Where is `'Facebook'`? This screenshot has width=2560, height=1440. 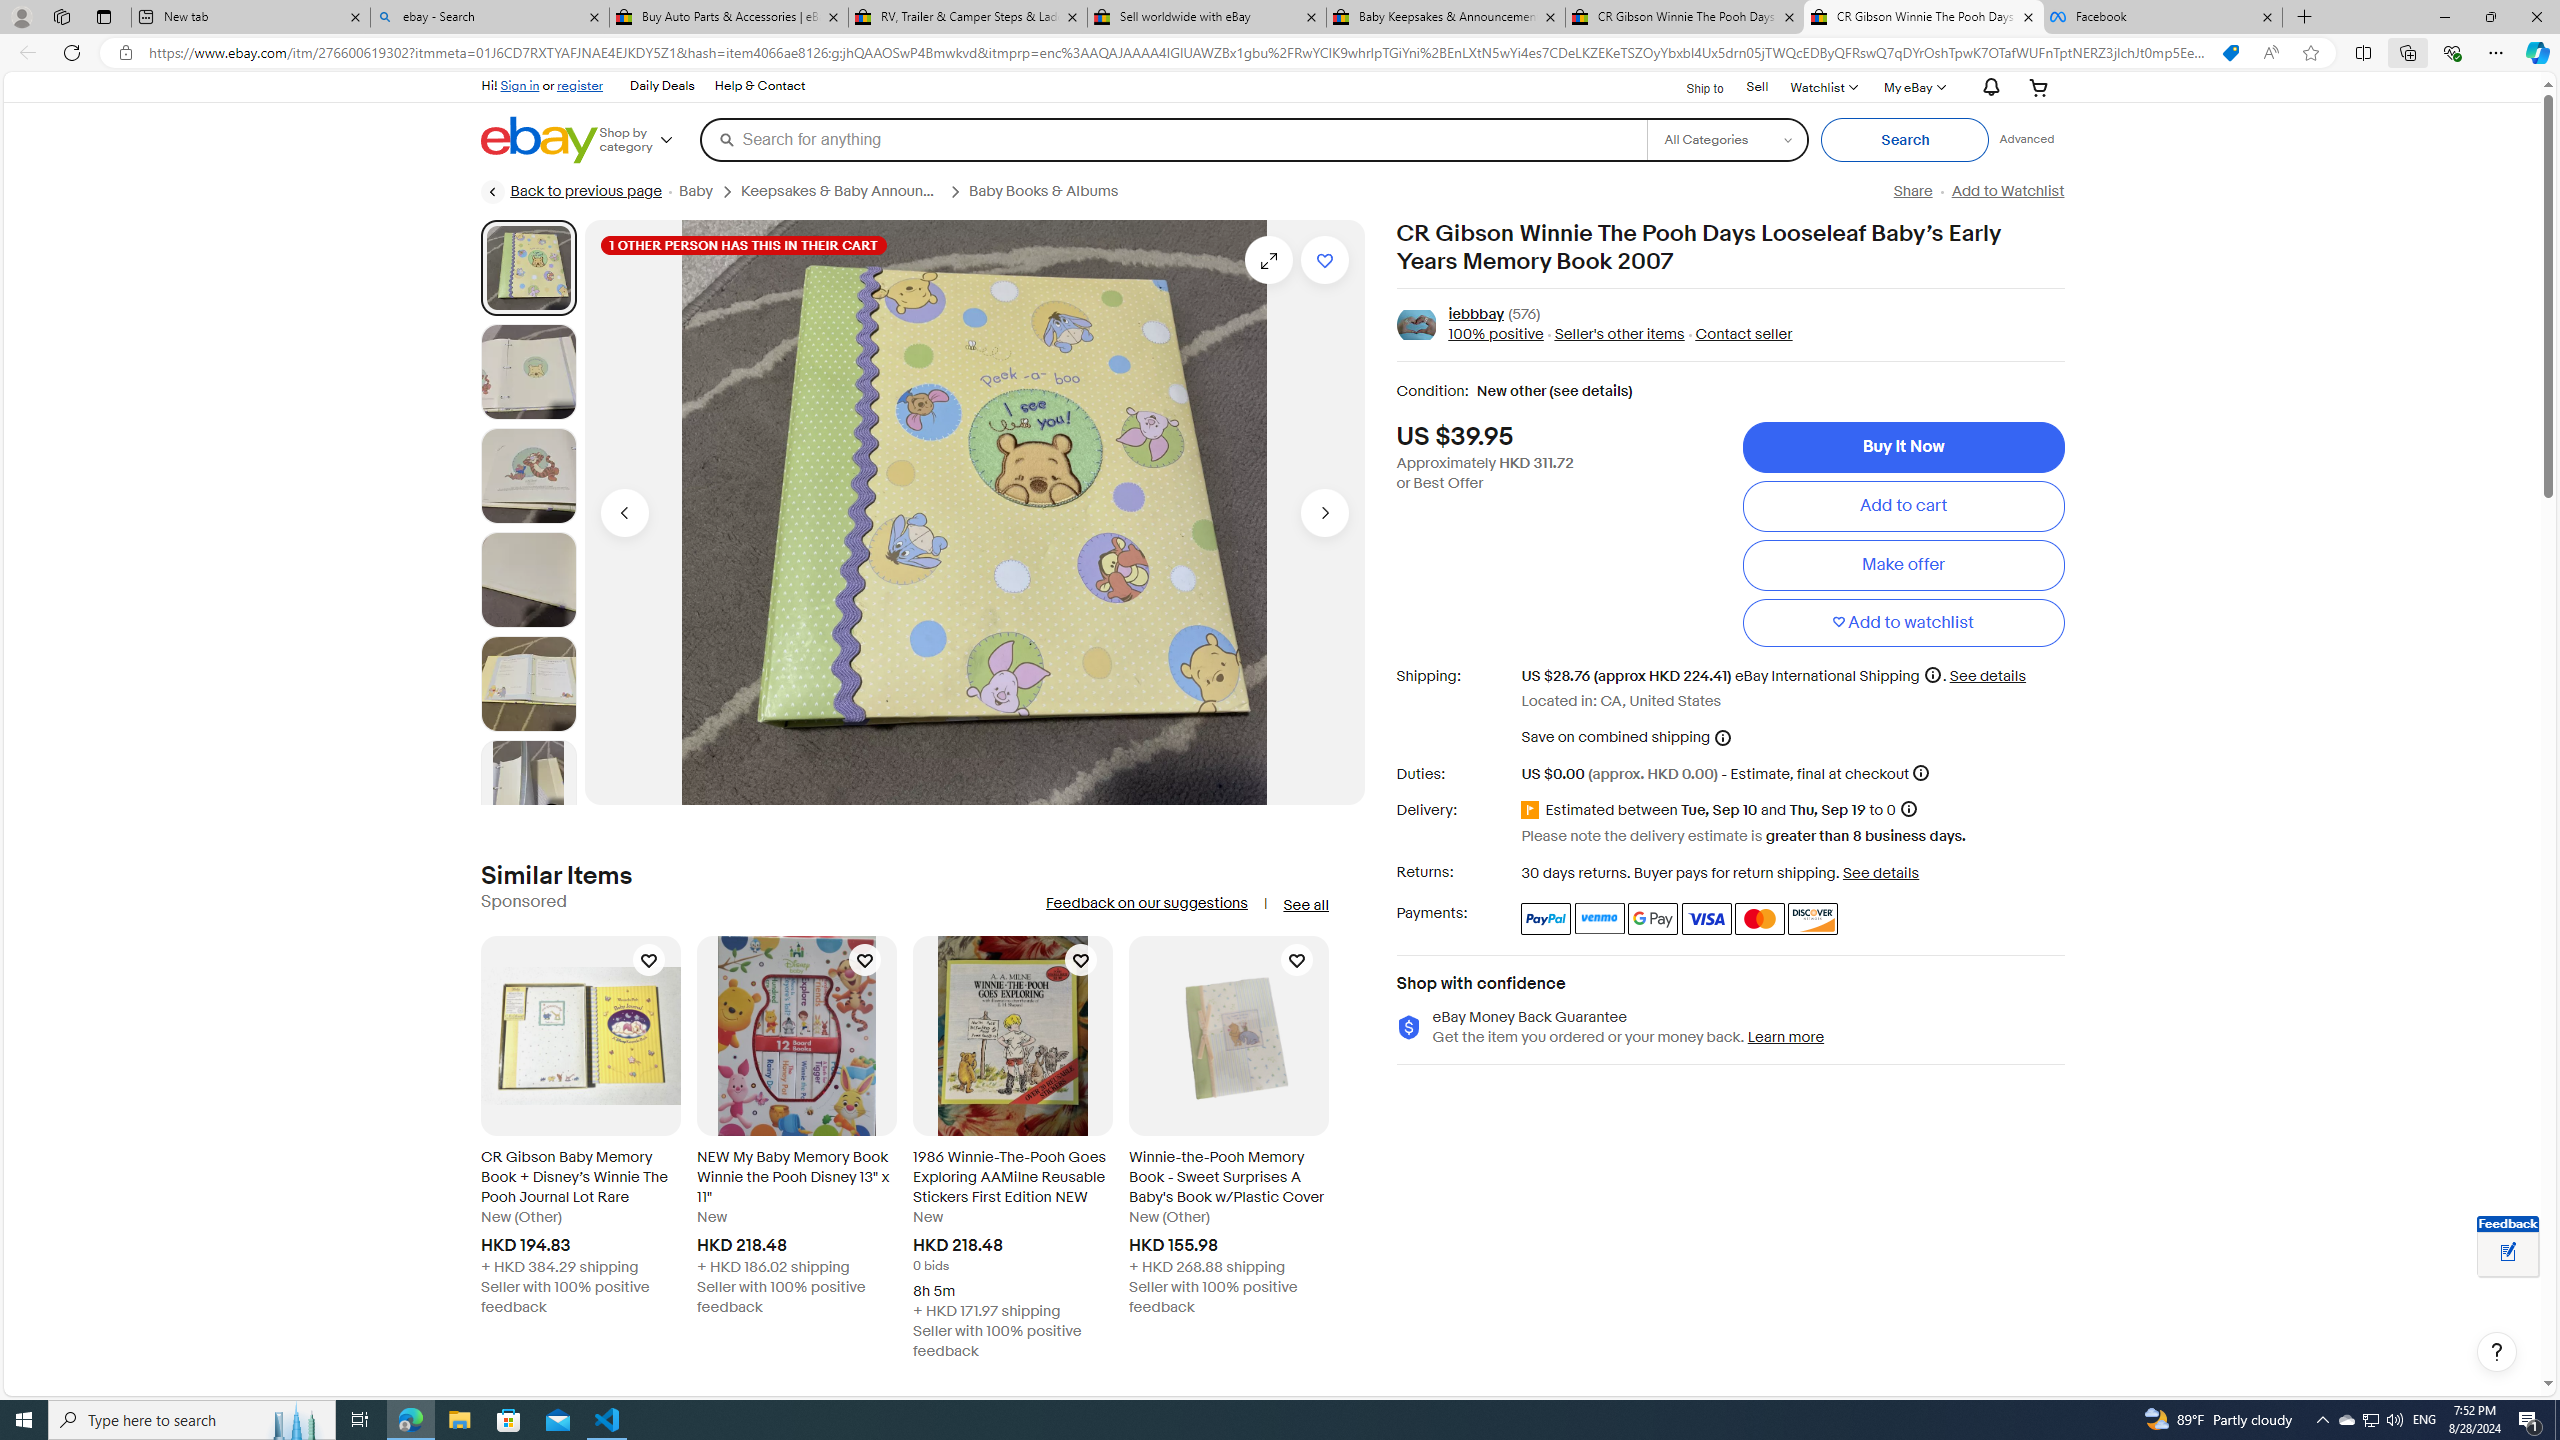 'Facebook' is located at coordinates (2162, 16).